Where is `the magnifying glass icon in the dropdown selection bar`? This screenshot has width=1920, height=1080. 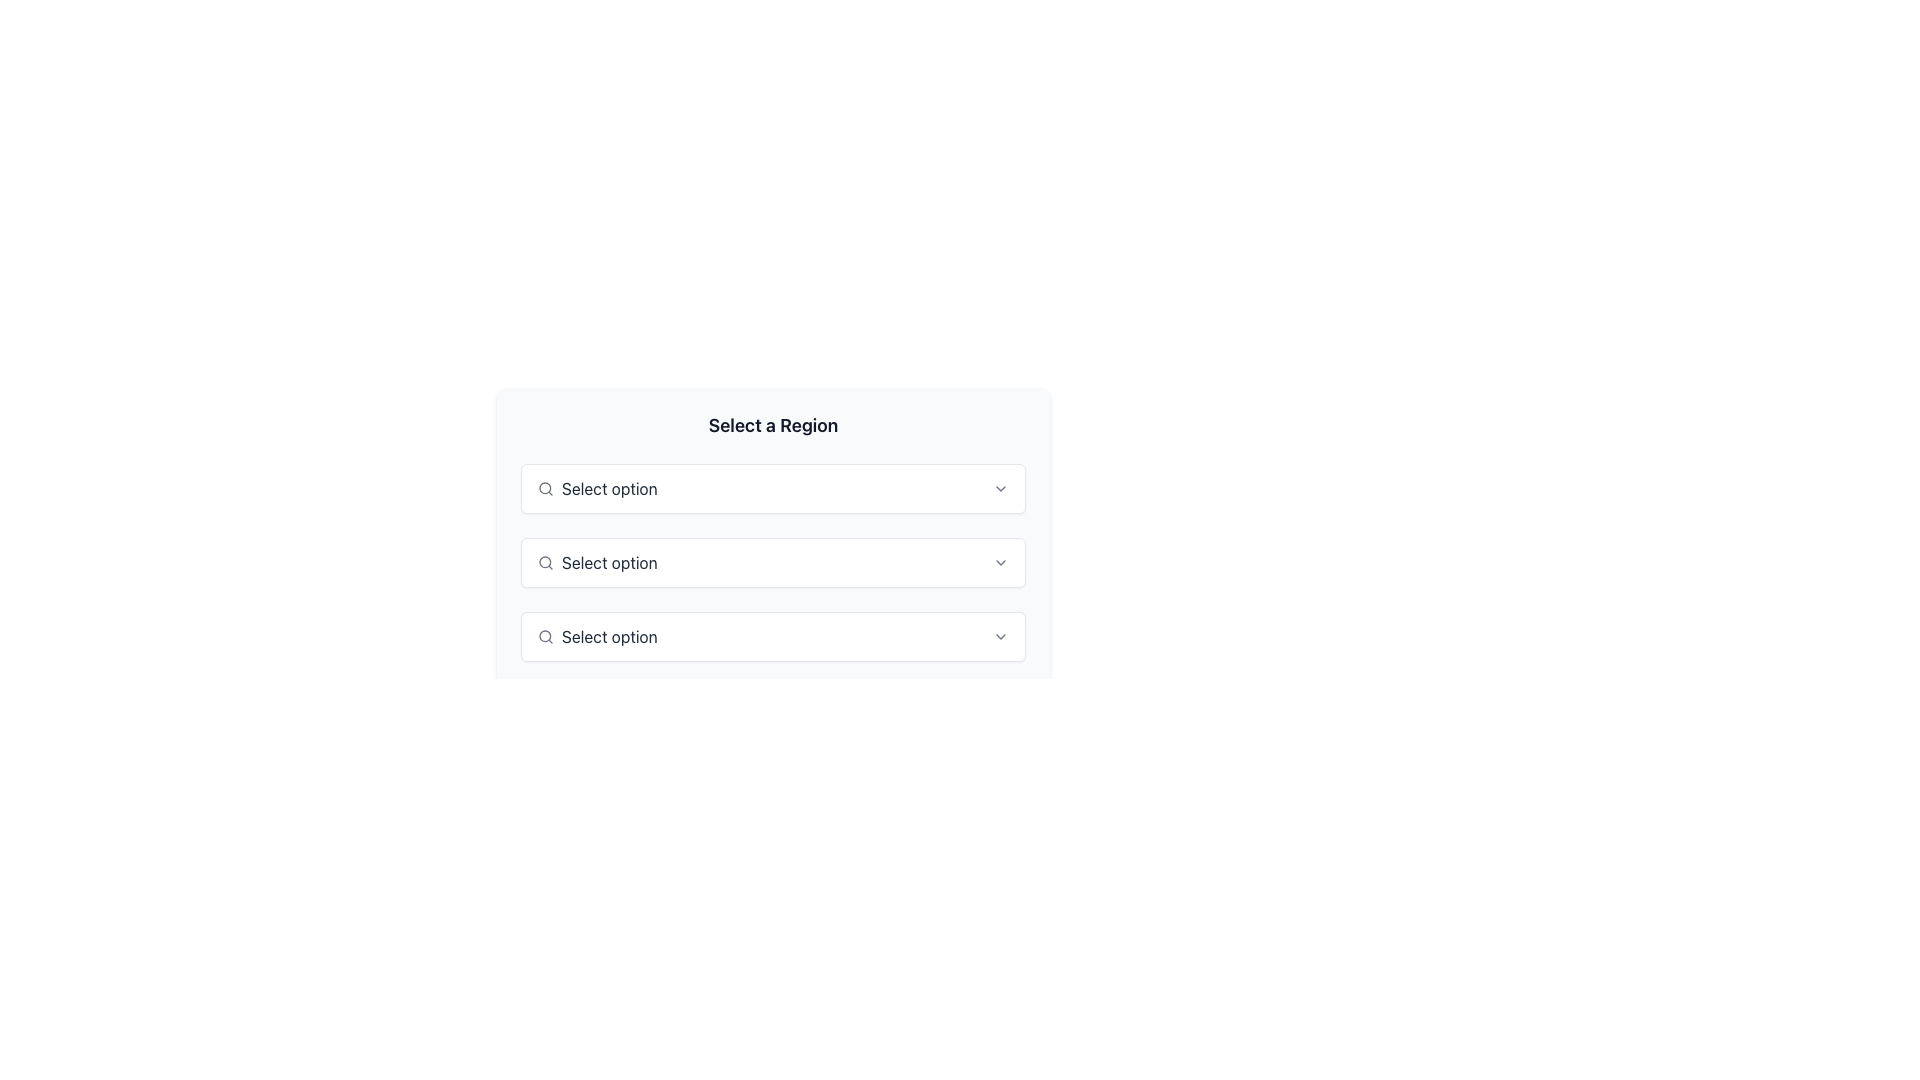
the magnifying glass icon in the dropdown selection bar is located at coordinates (546, 636).